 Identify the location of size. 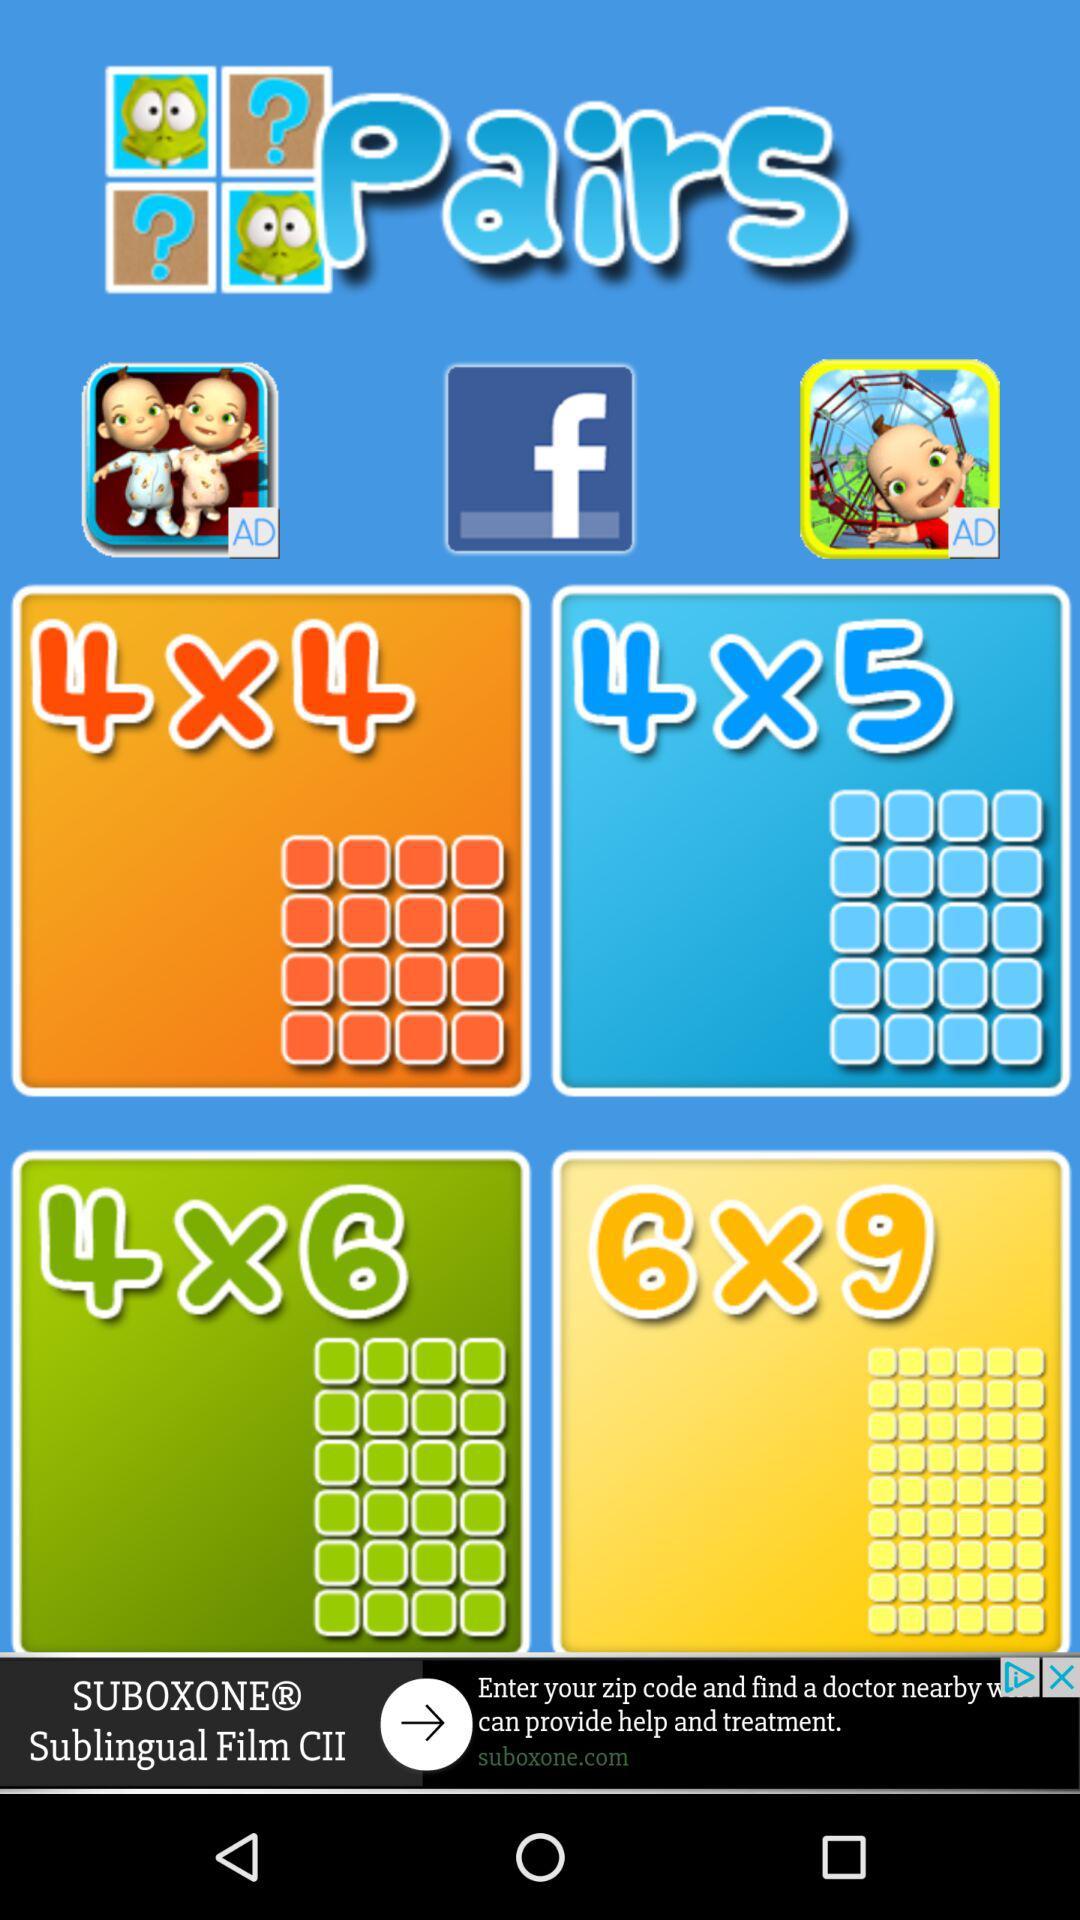
(810, 1405).